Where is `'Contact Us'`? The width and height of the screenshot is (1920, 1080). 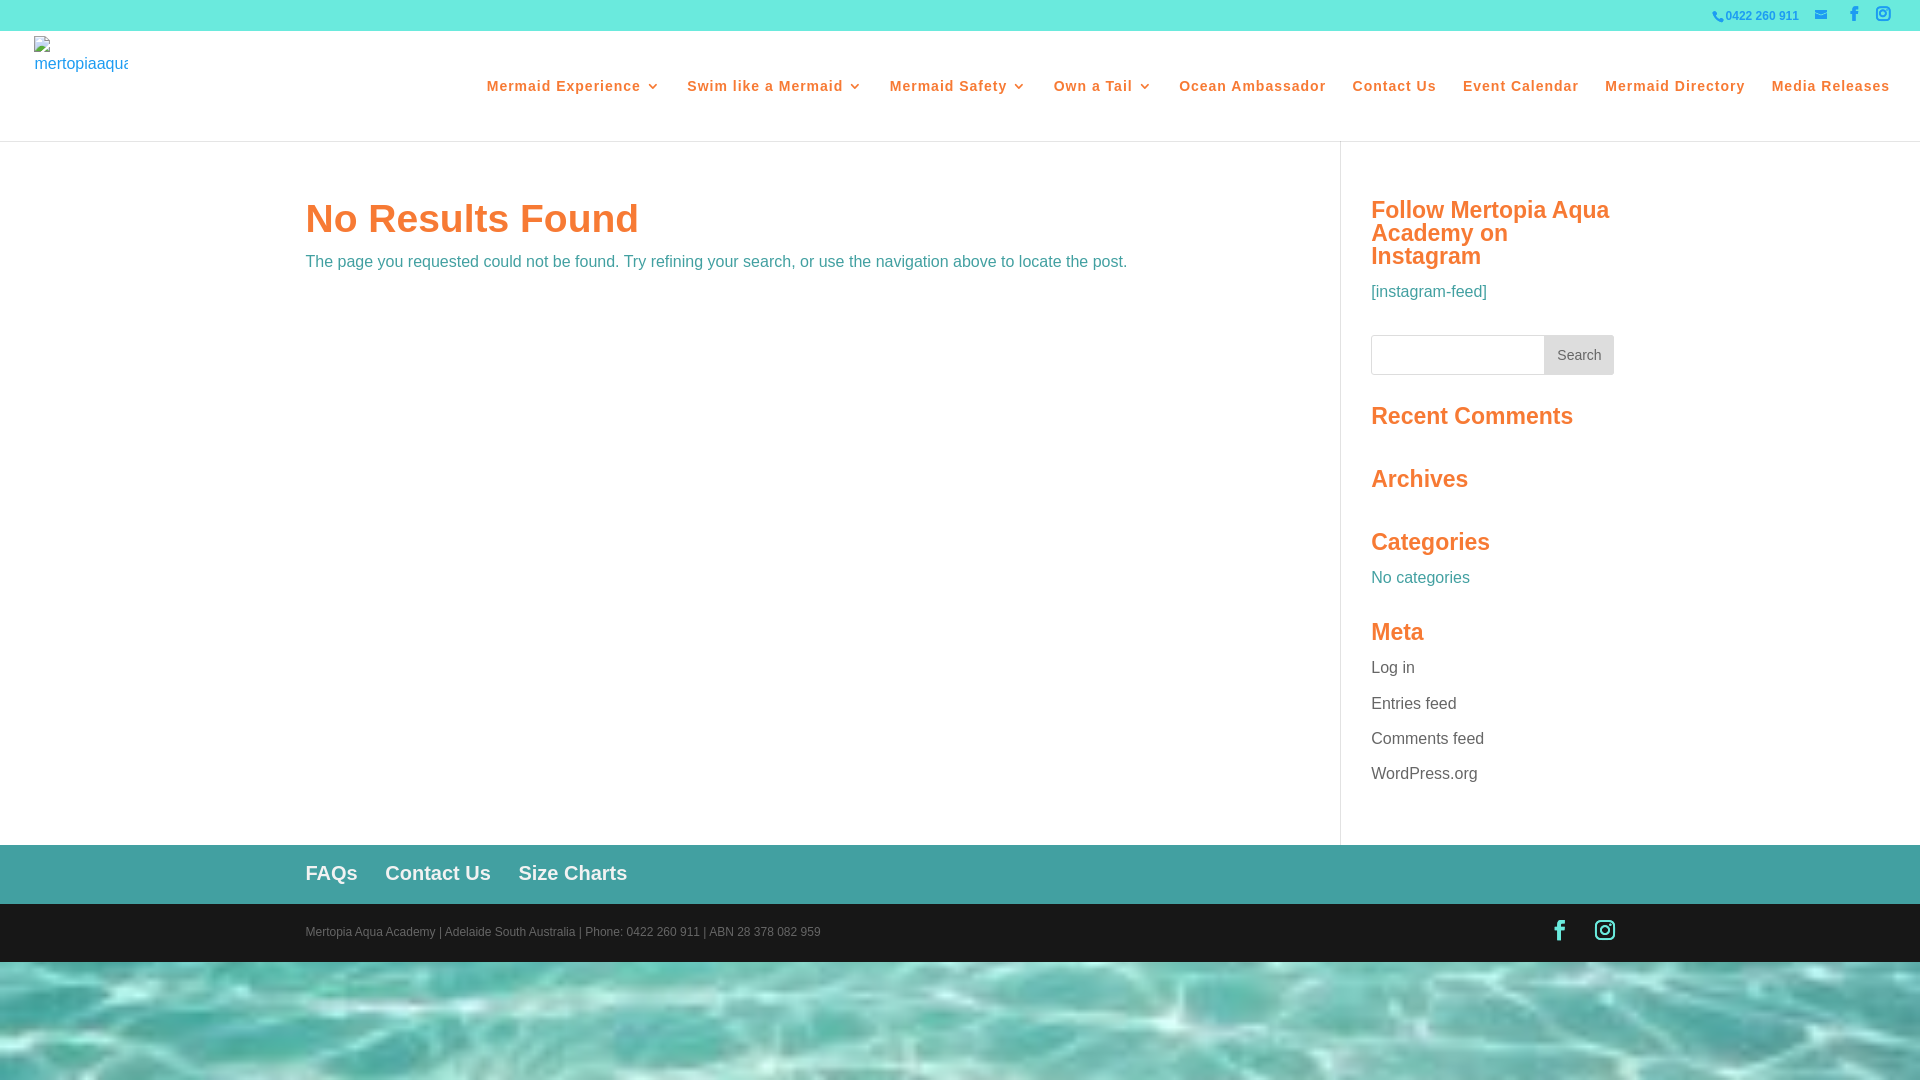 'Contact Us' is located at coordinates (384, 871).